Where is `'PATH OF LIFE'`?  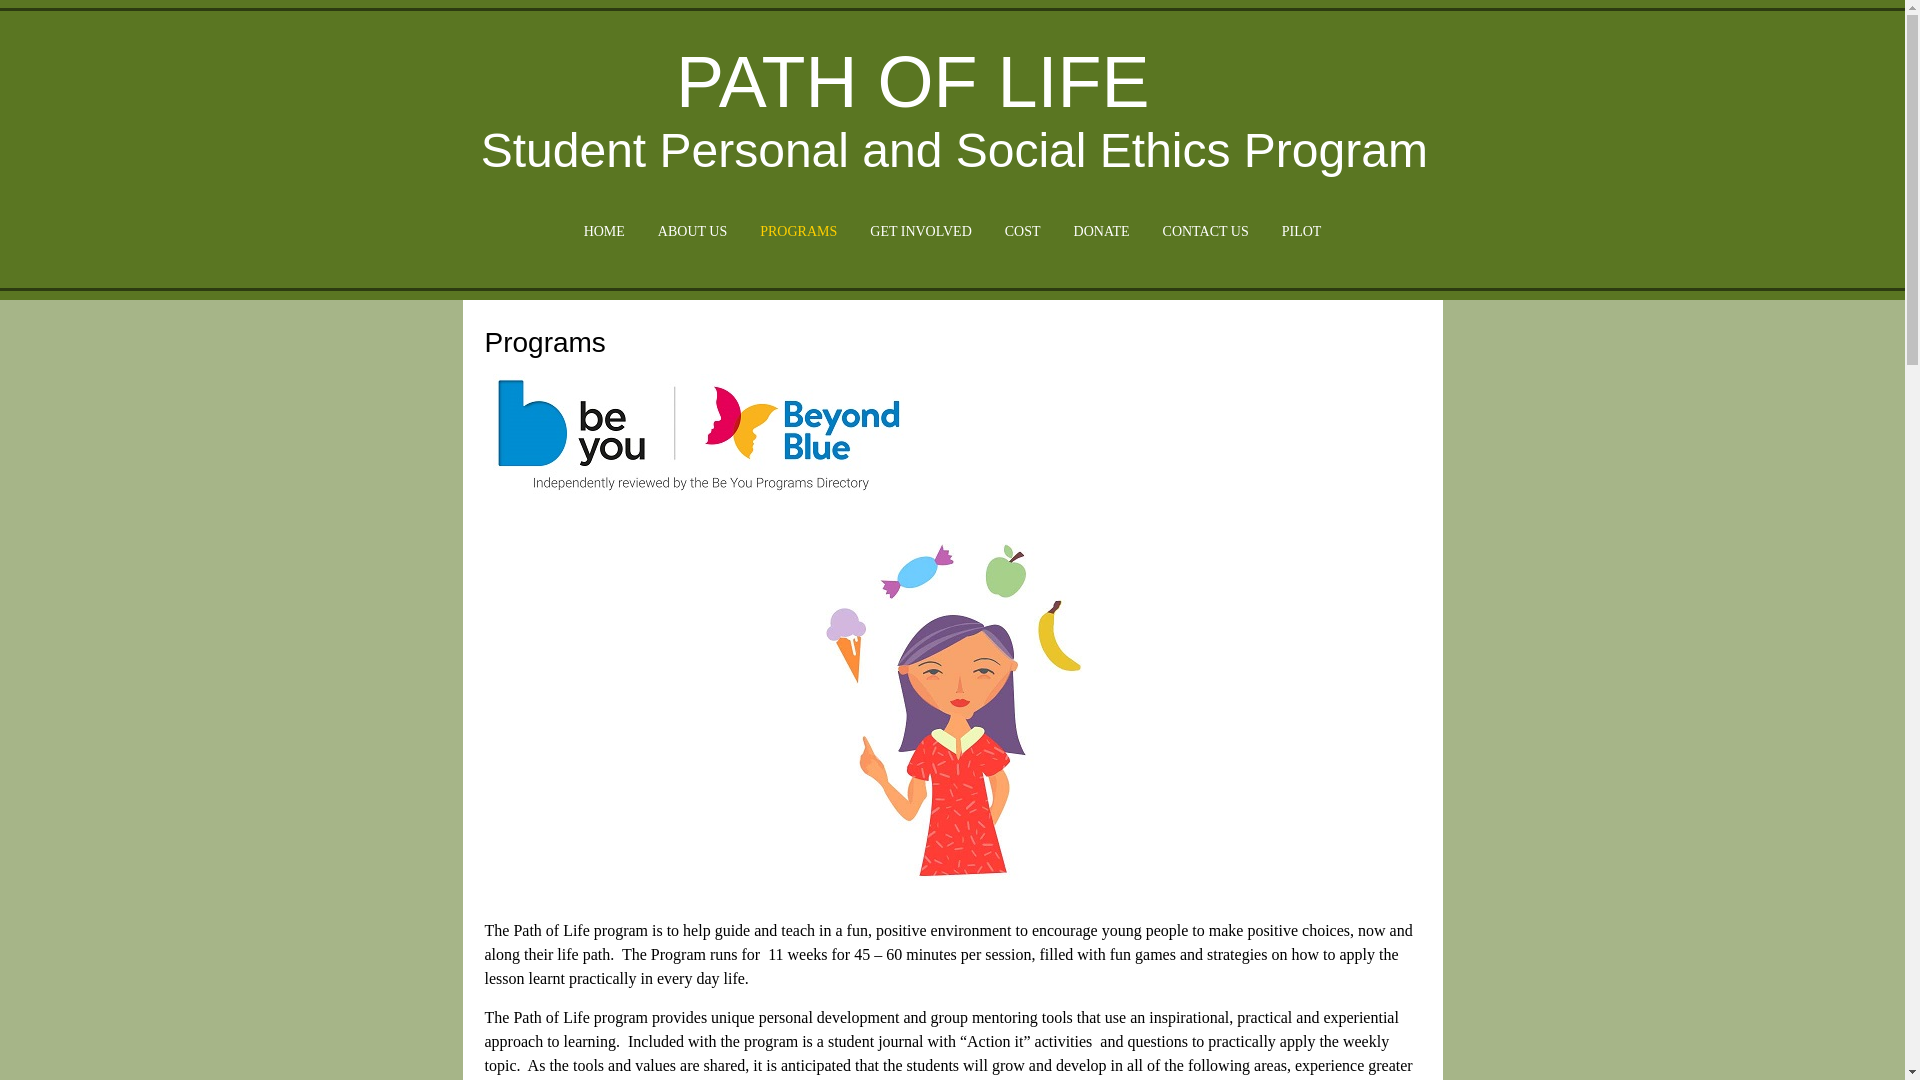 'PATH OF LIFE' is located at coordinates (911, 80).